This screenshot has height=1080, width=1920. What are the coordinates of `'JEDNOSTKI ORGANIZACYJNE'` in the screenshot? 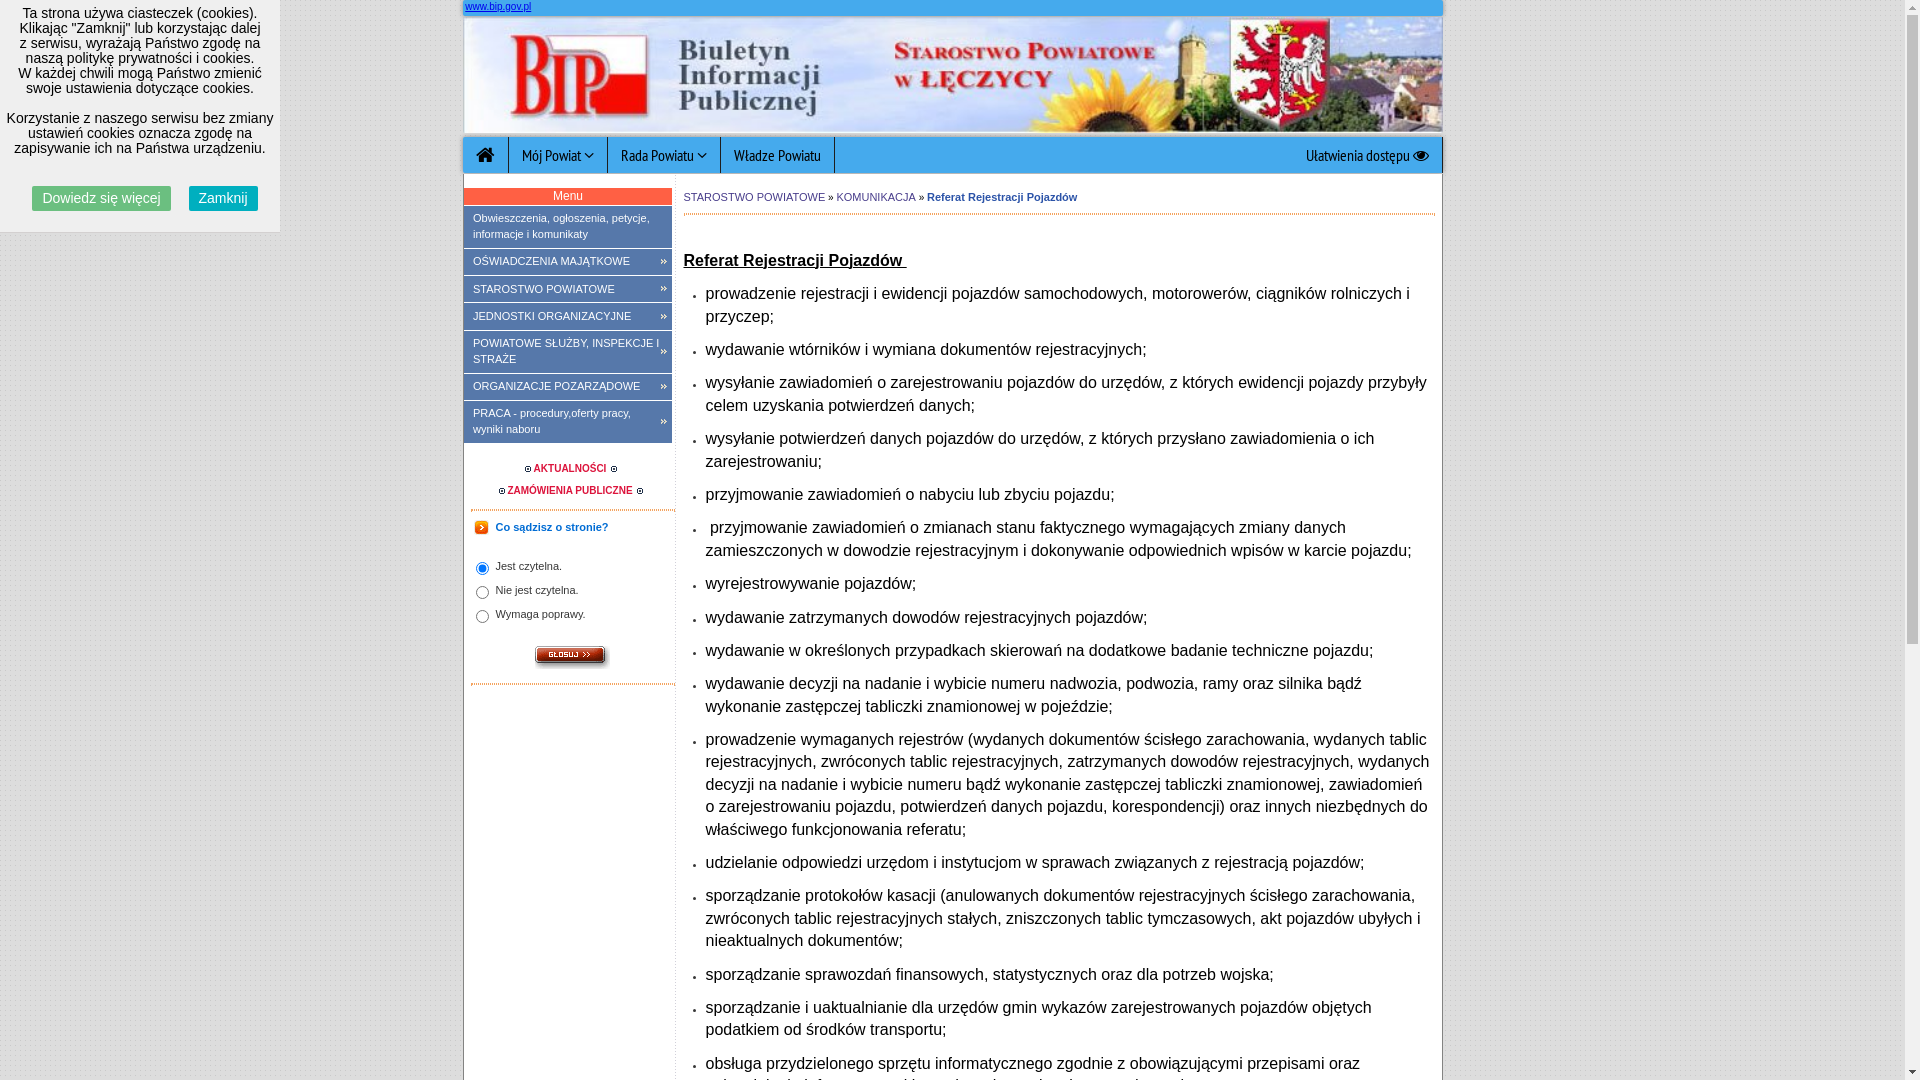 It's located at (566, 315).